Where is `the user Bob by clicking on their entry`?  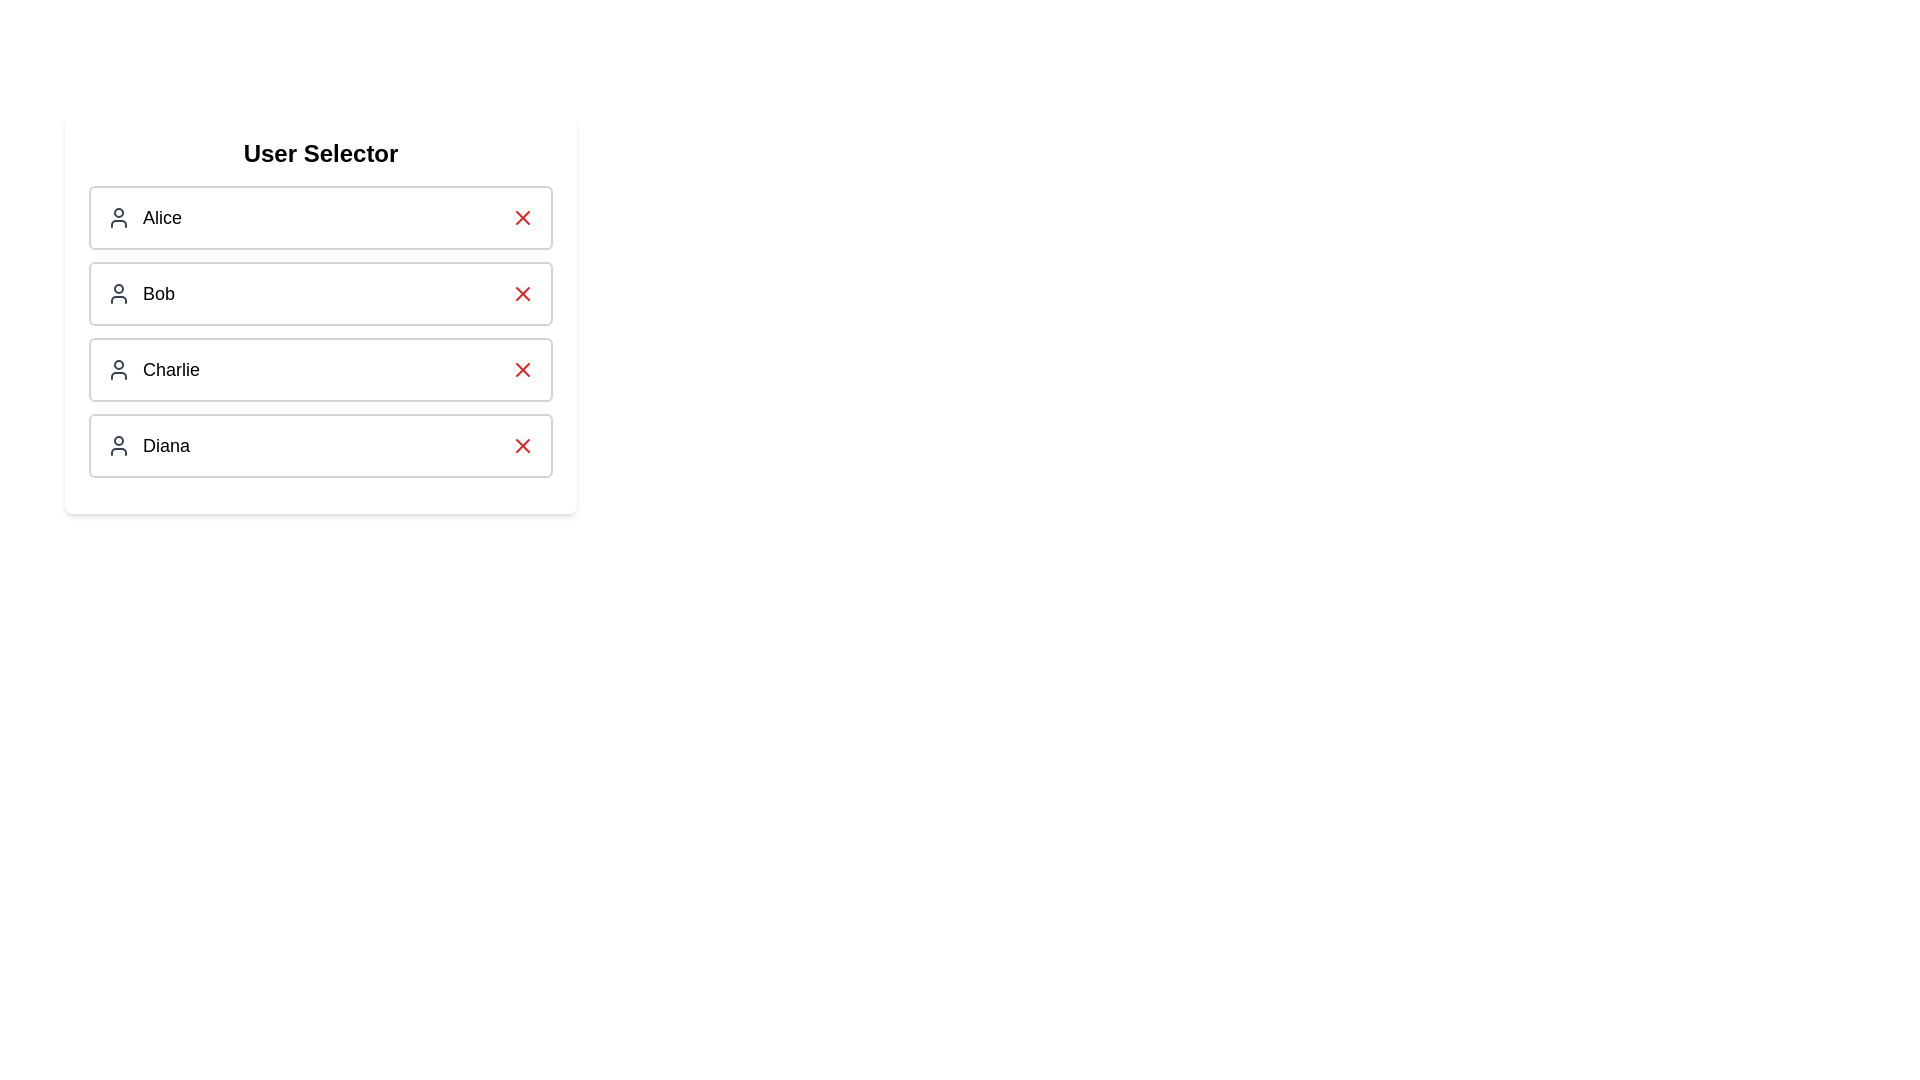
the user Bob by clicking on their entry is located at coordinates (321, 293).